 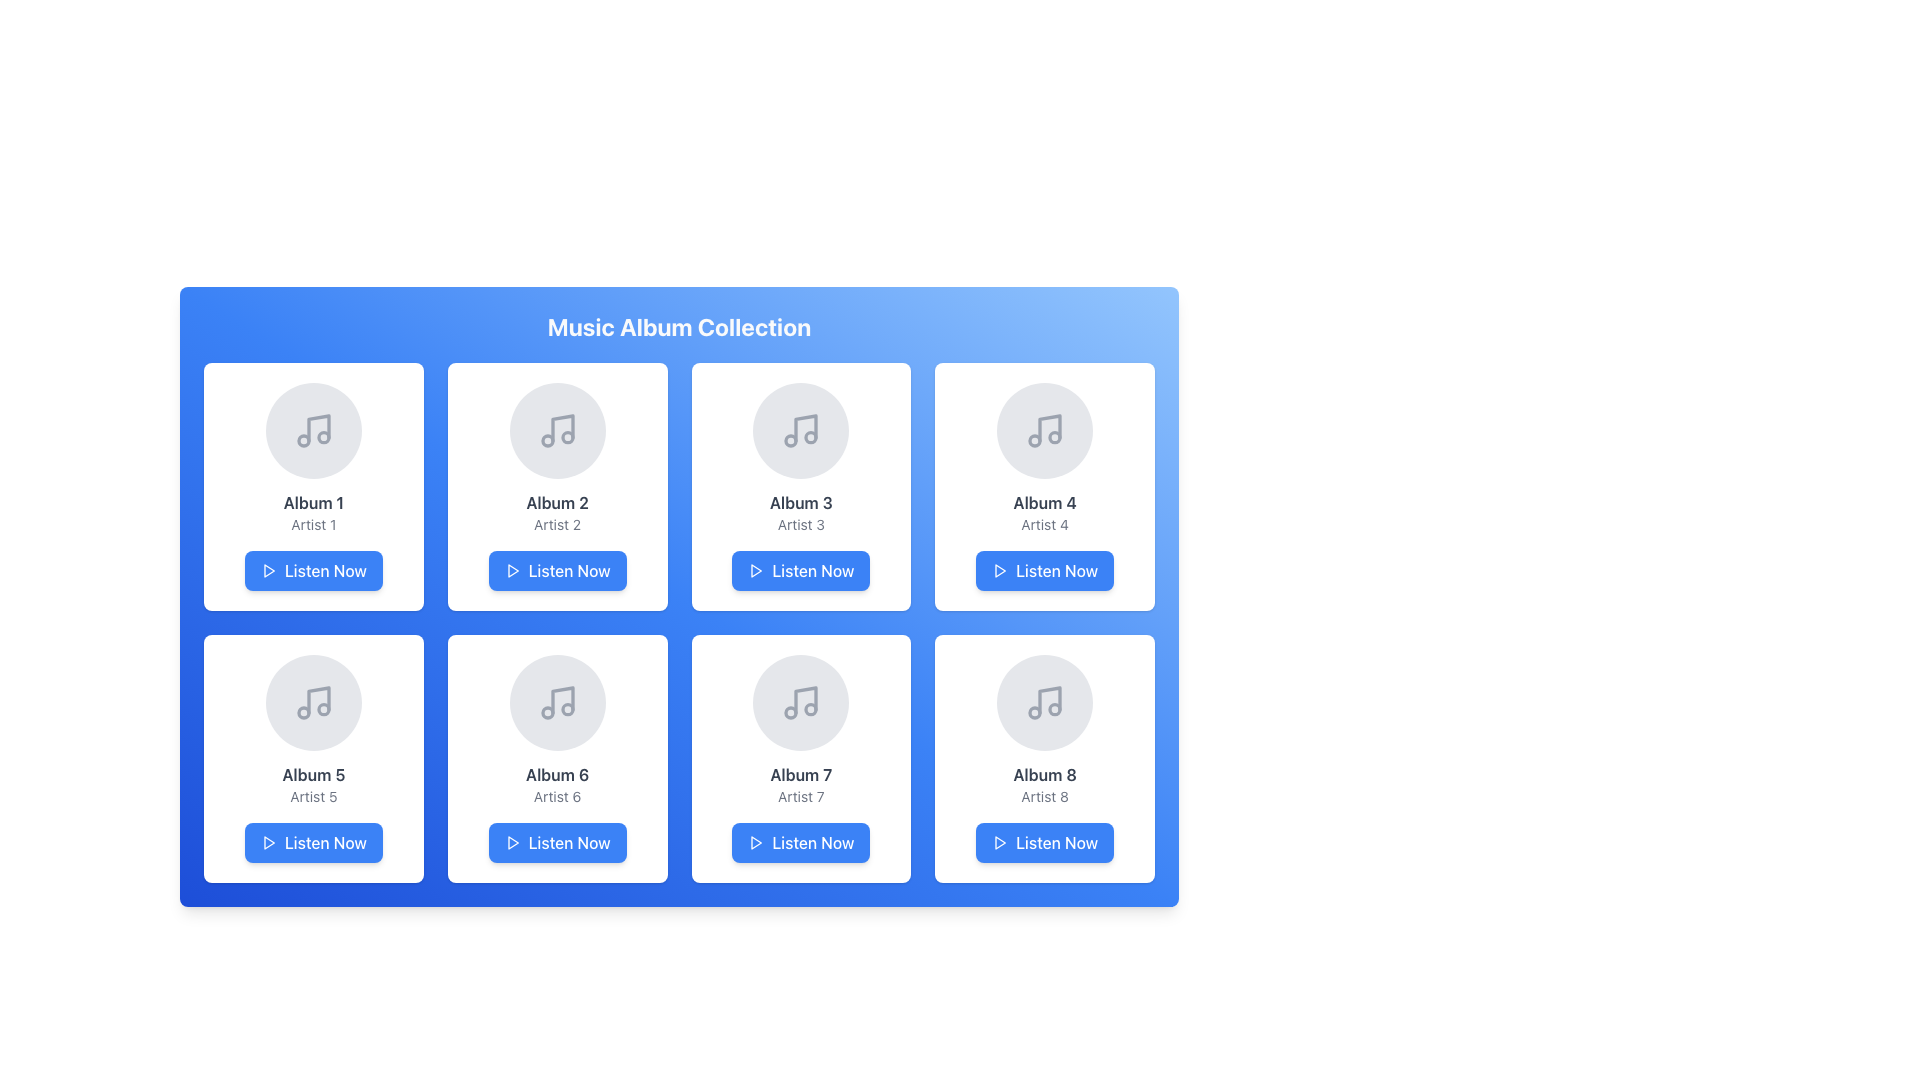 What do you see at coordinates (267, 570) in the screenshot?
I see `the small triangular play icon located within the 'Listen Now' button under the 'Album 1' card` at bounding box center [267, 570].